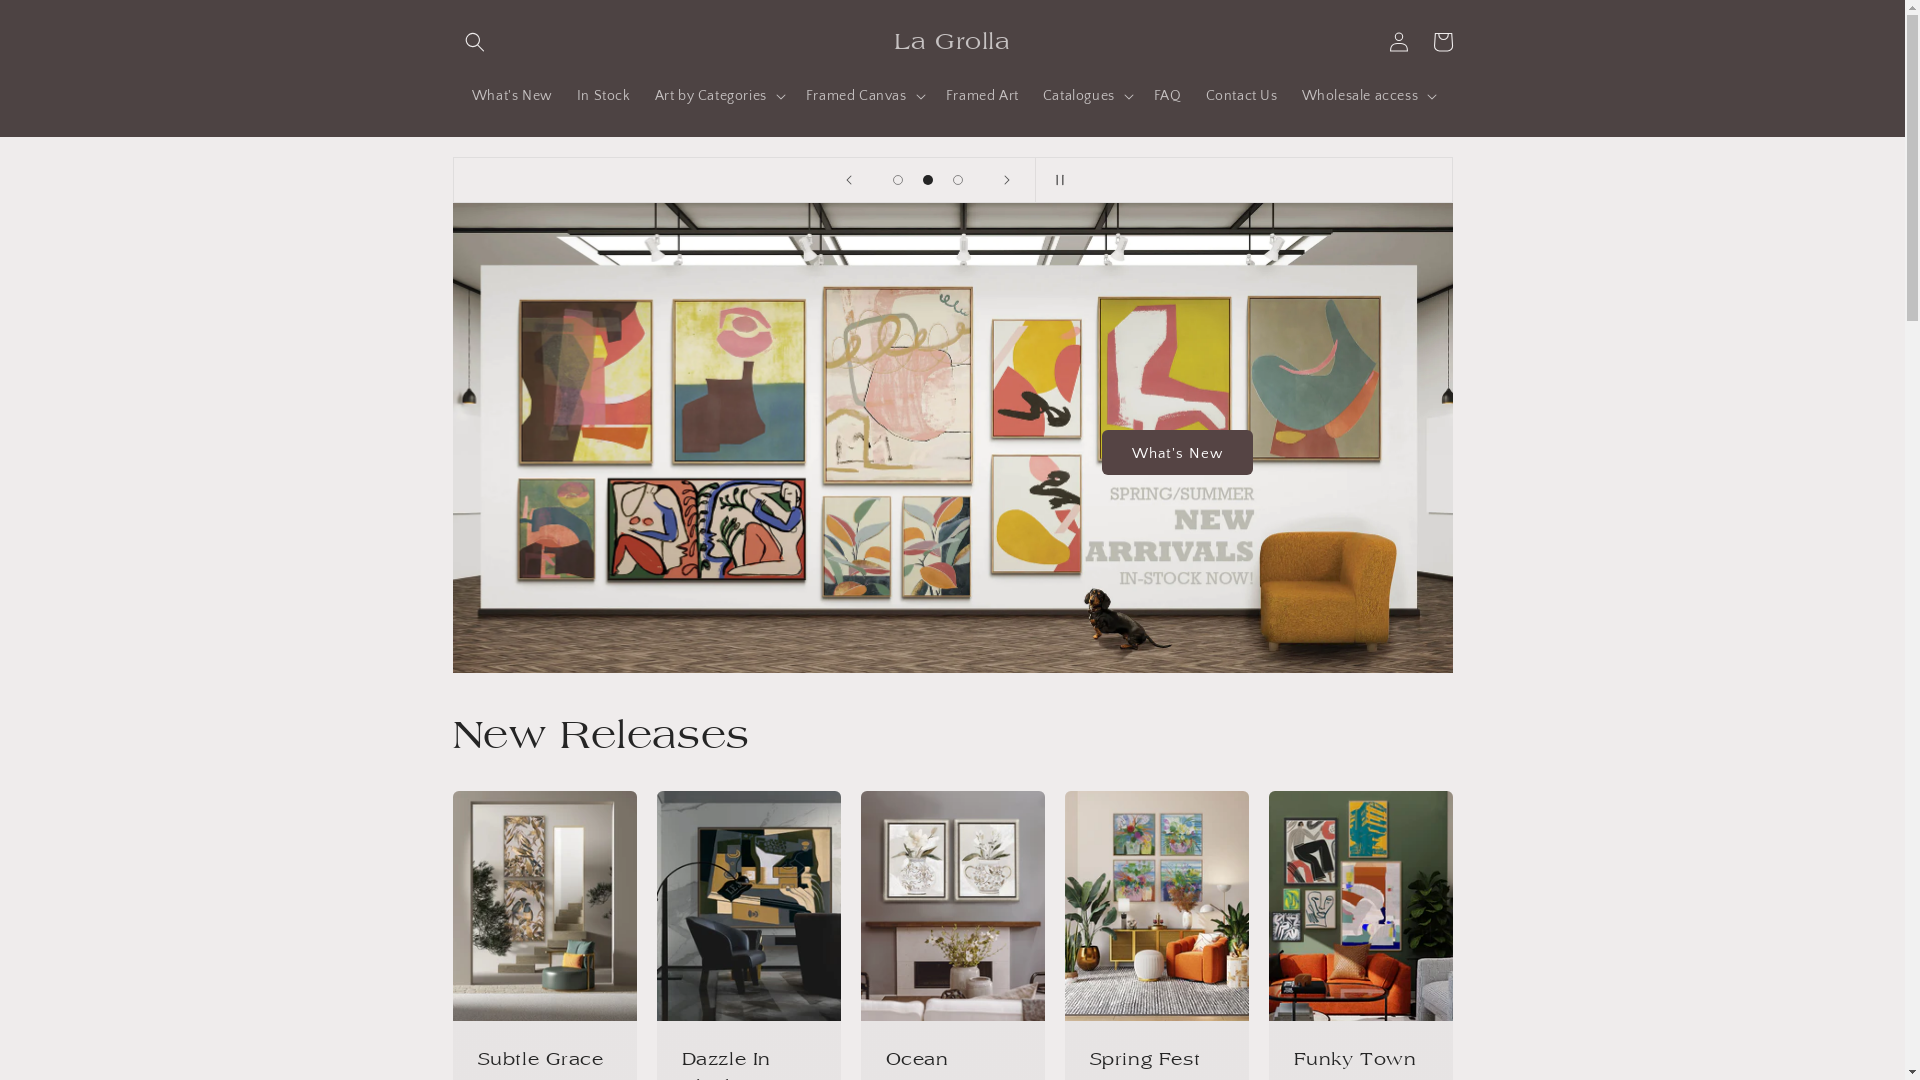 Image resolution: width=1920 pixels, height=1080 pixels. Describe the element at coordinates (512, 95) in the screenshot. I see `'What's New'` at that location.